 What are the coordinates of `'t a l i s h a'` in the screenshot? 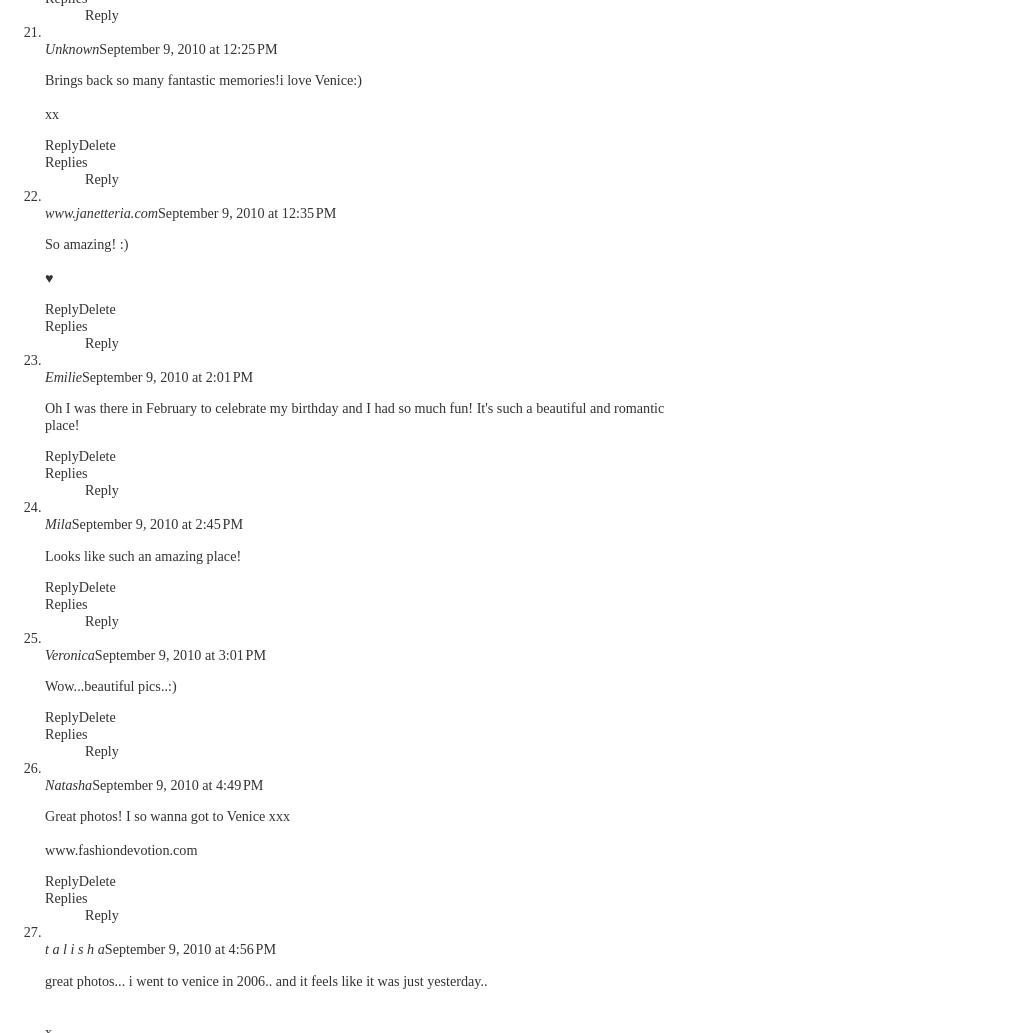 It's located at (73, 948).